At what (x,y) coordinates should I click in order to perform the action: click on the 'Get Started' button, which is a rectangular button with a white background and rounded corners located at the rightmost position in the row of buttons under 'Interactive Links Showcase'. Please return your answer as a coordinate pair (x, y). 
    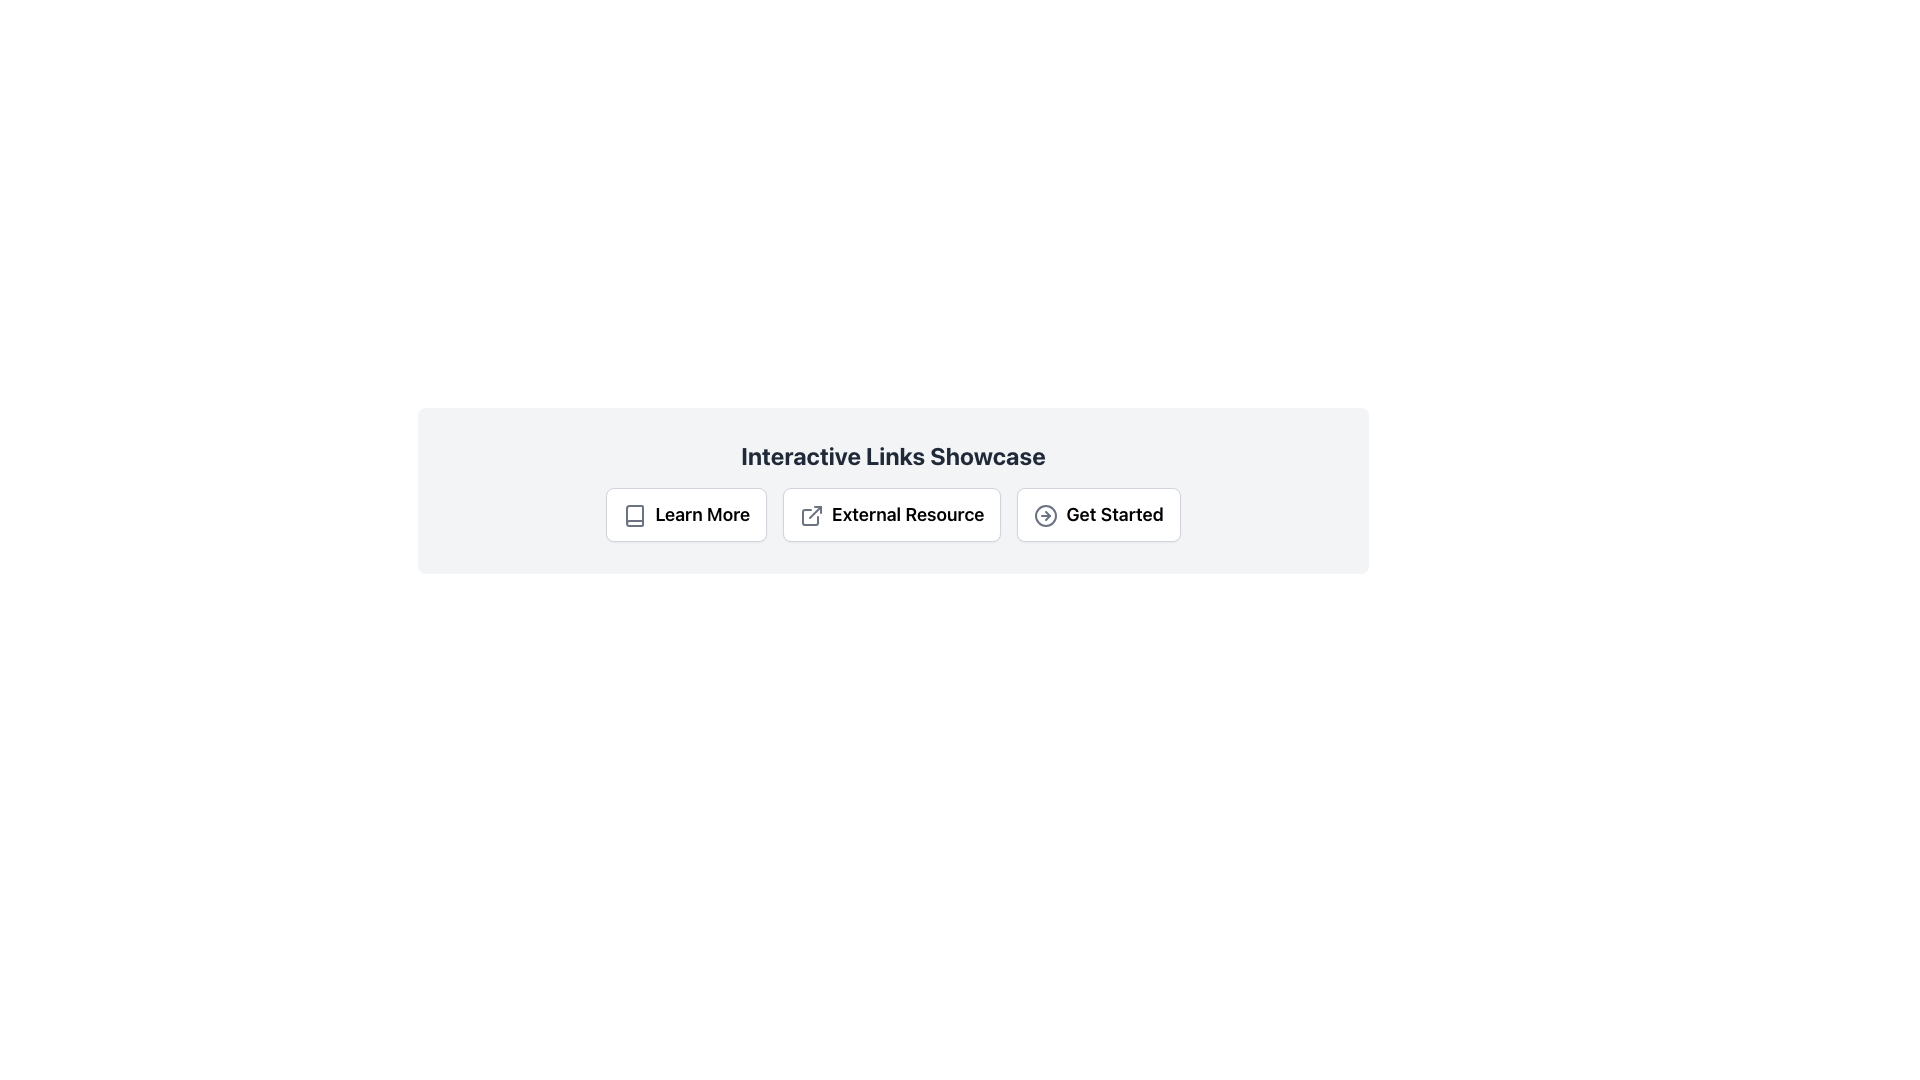
    Looking at the image, I should click on (1098, 514).